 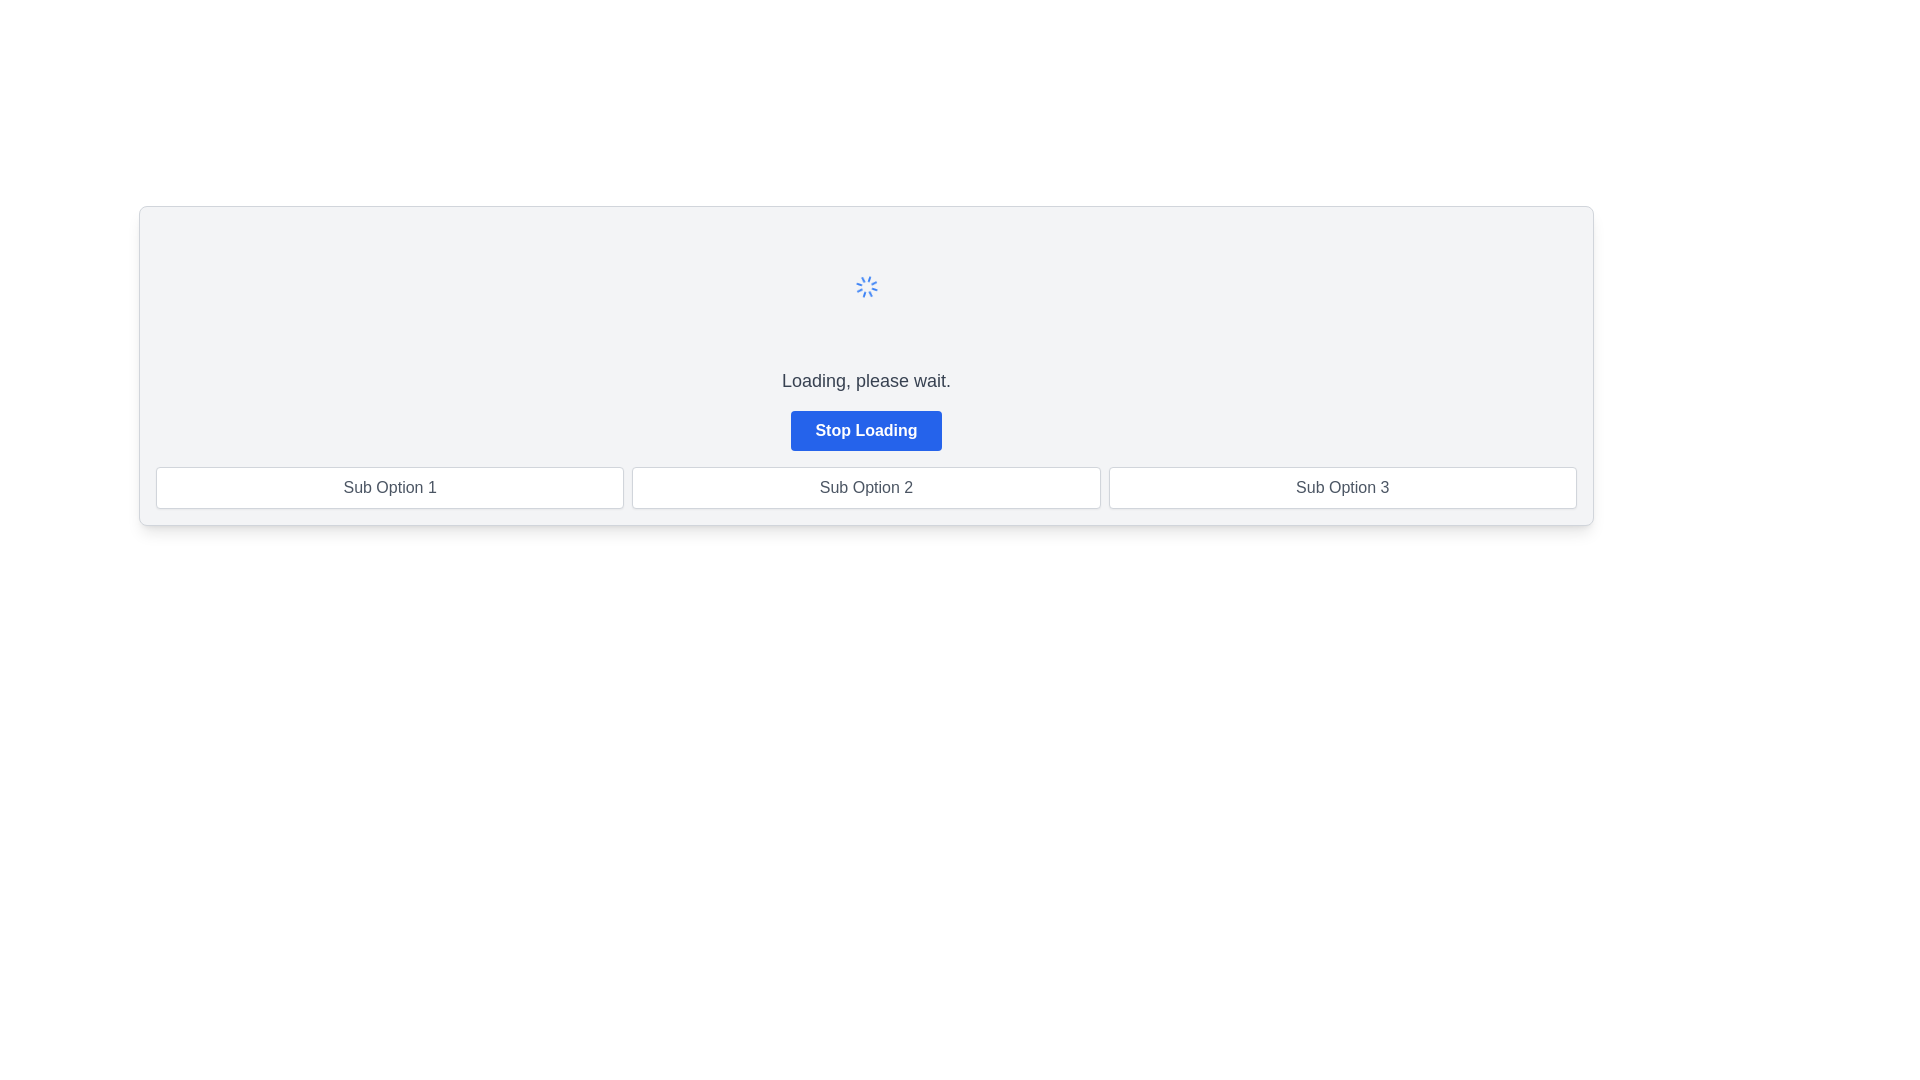 What do you see at coordinates (1342, 488) in the screenshot?
I see `the non-interactive placeholder button labeled 'Sub Option 3', which is a rectangular button with a white background, gray border, and rounded corners, located at the bottom center of the interface` at bounding box center [1342, 488].